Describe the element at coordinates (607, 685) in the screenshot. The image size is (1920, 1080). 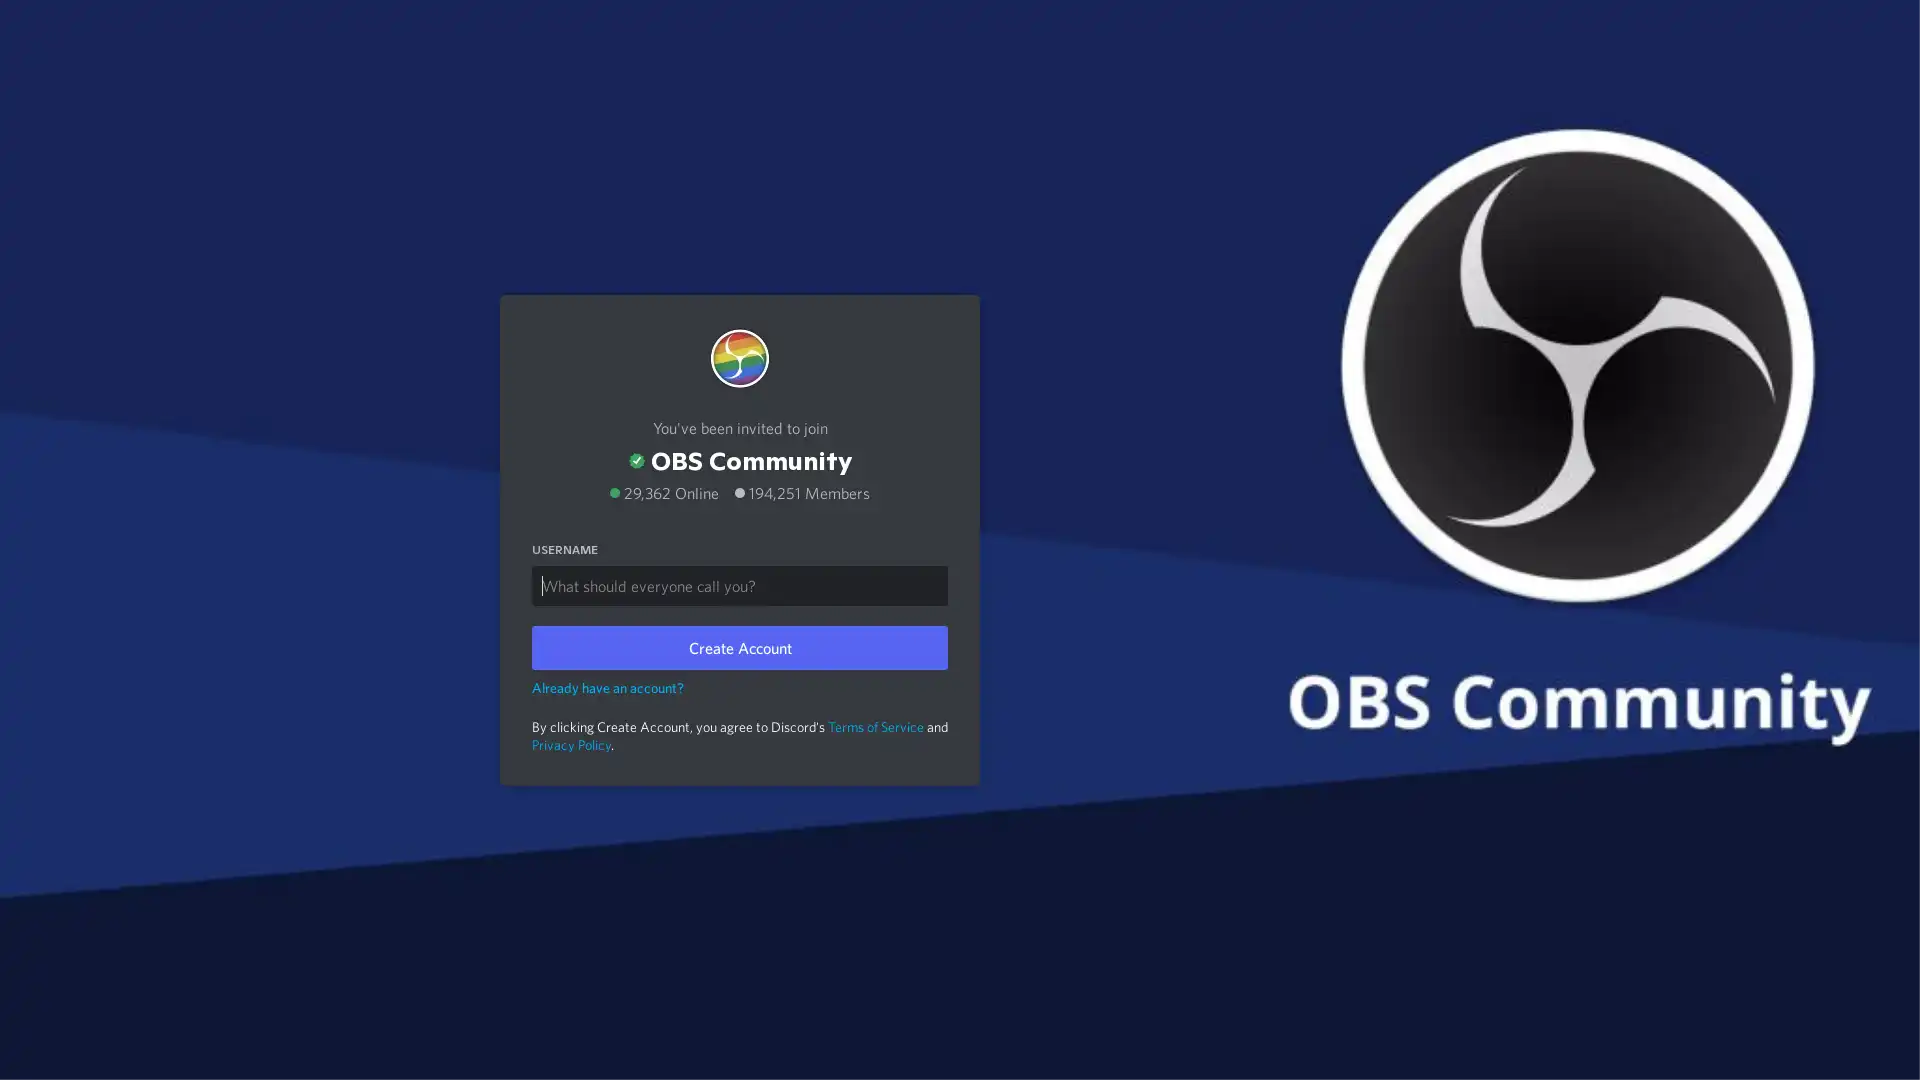
I see `Already have an account?` at that location.